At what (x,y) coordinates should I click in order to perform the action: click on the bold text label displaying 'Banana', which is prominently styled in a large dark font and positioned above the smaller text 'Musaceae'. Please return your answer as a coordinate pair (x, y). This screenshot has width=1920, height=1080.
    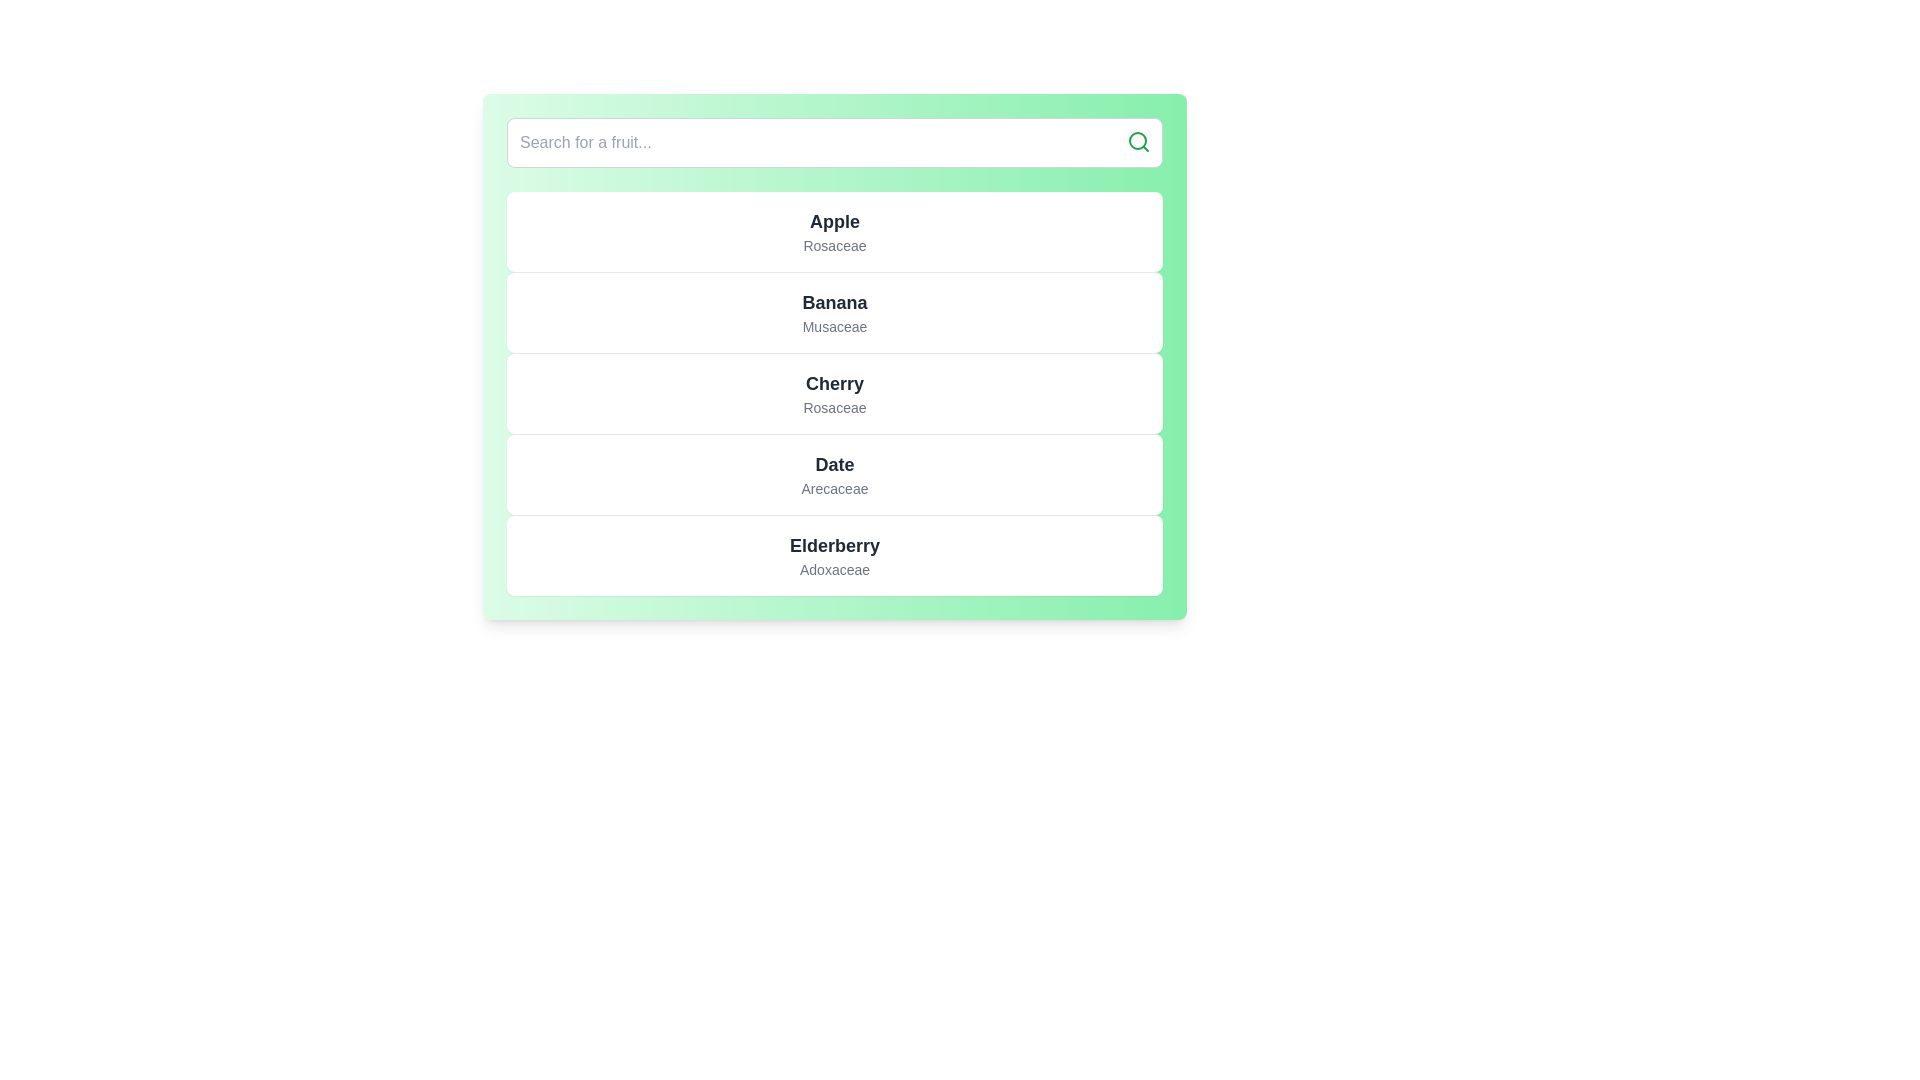
    Looking at the image, I should click on (835, 303).